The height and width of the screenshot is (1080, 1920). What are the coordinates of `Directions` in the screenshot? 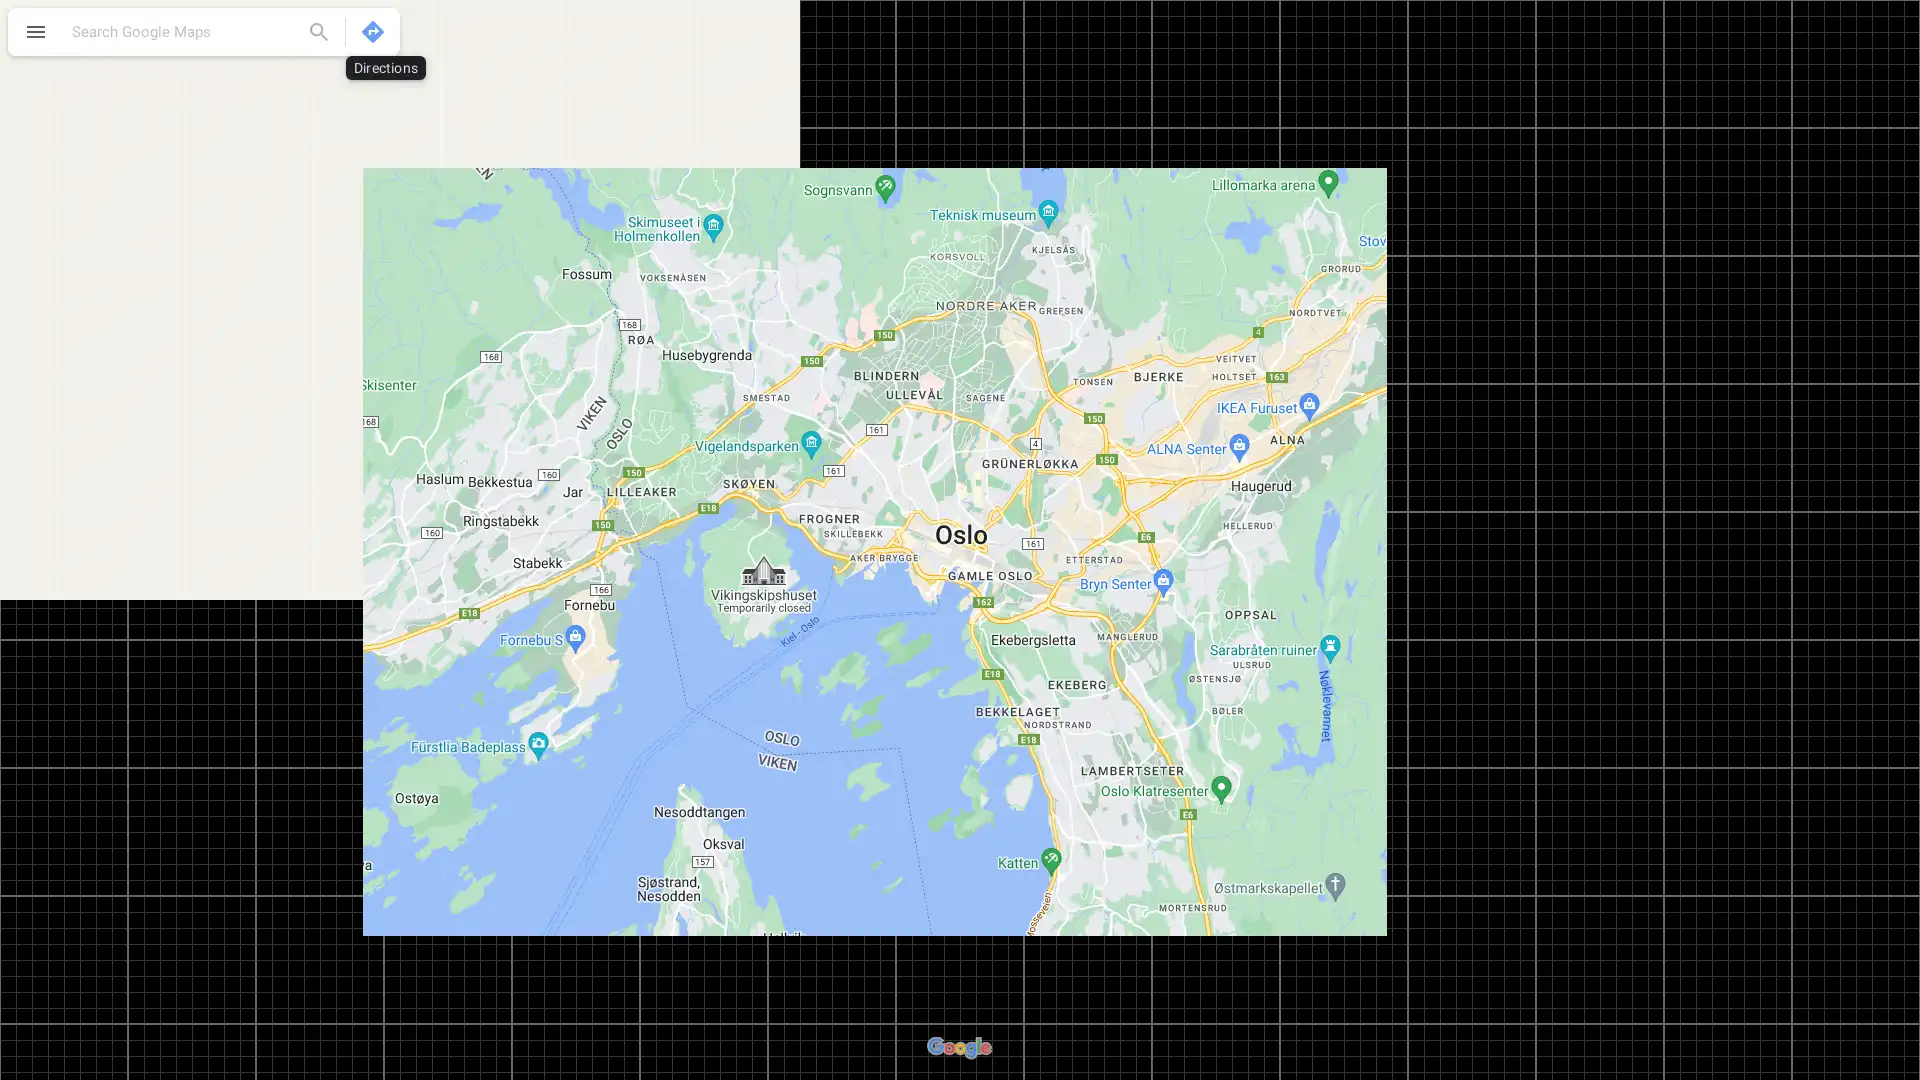 It's located at (373, 31).